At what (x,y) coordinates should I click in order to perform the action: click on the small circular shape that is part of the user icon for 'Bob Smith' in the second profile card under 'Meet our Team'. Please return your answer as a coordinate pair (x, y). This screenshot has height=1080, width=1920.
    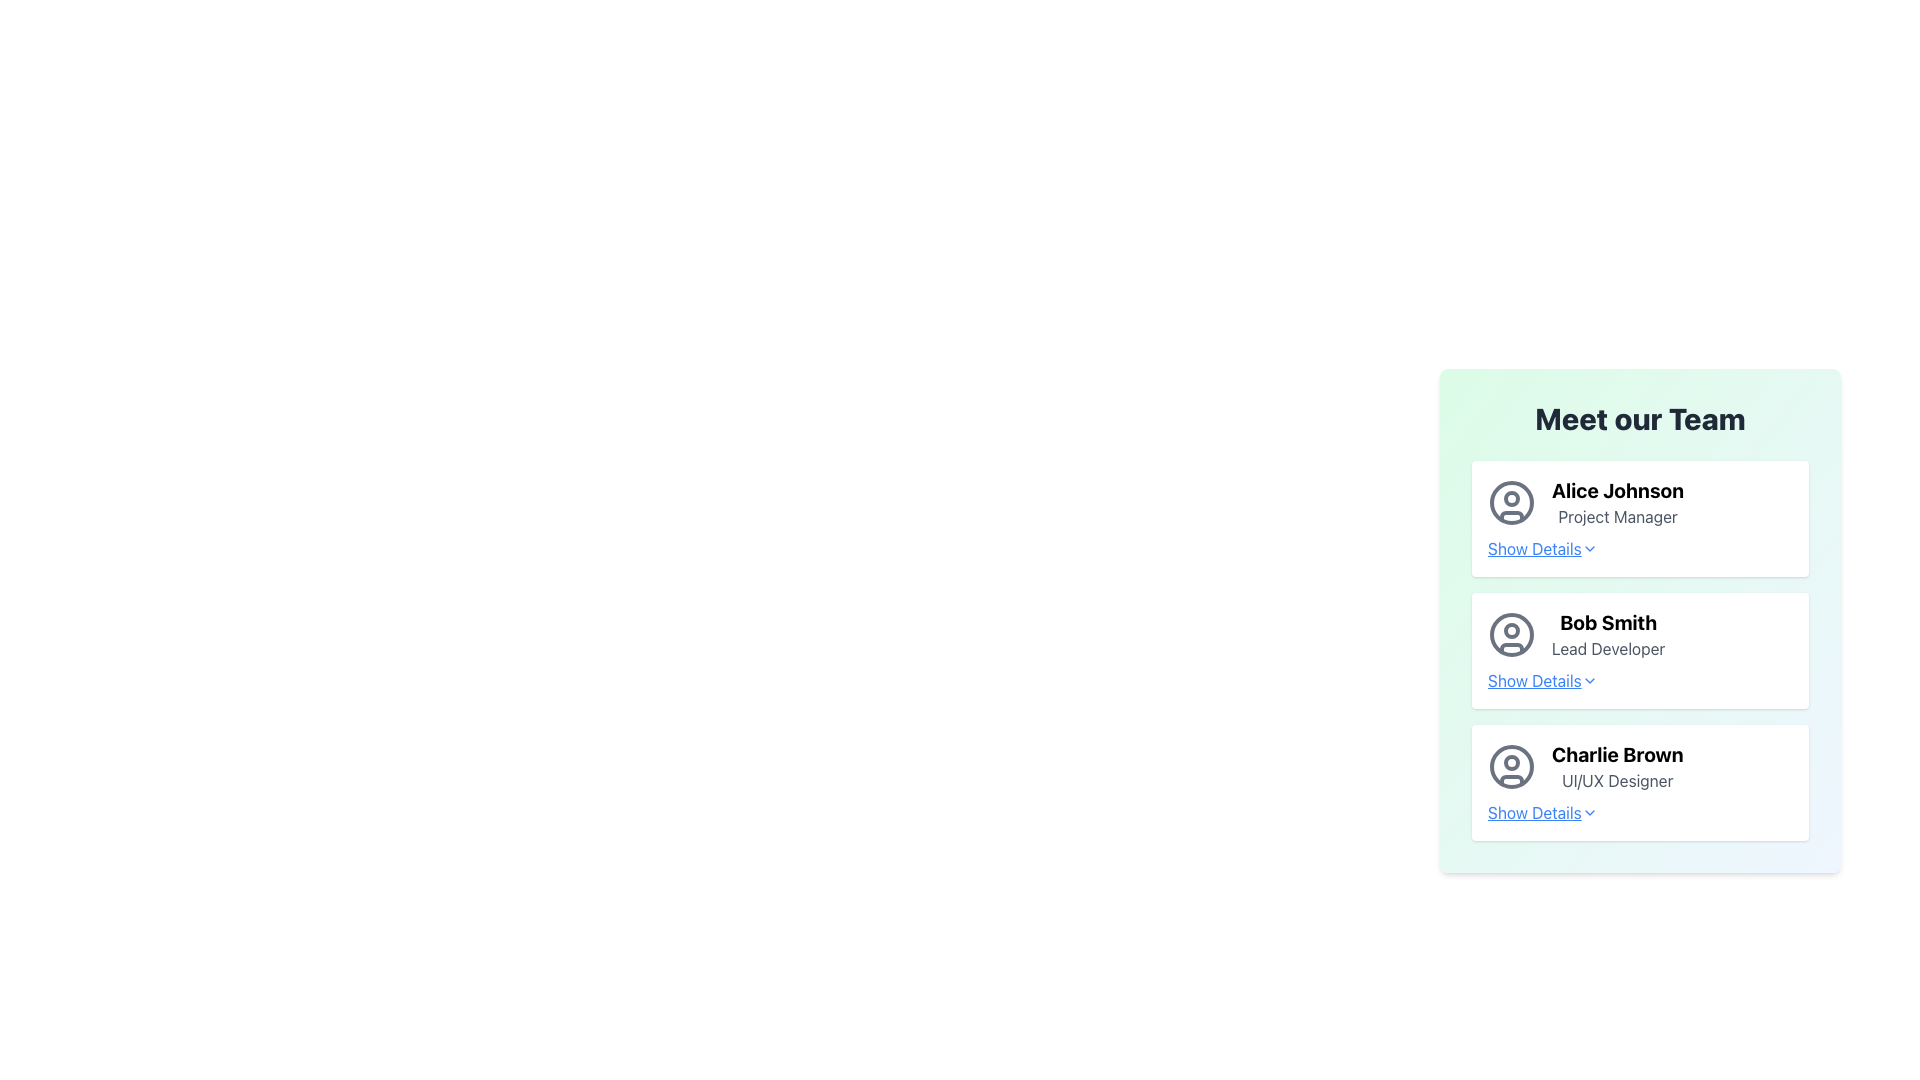
    Looking at the image, I should click on (1512, 631).